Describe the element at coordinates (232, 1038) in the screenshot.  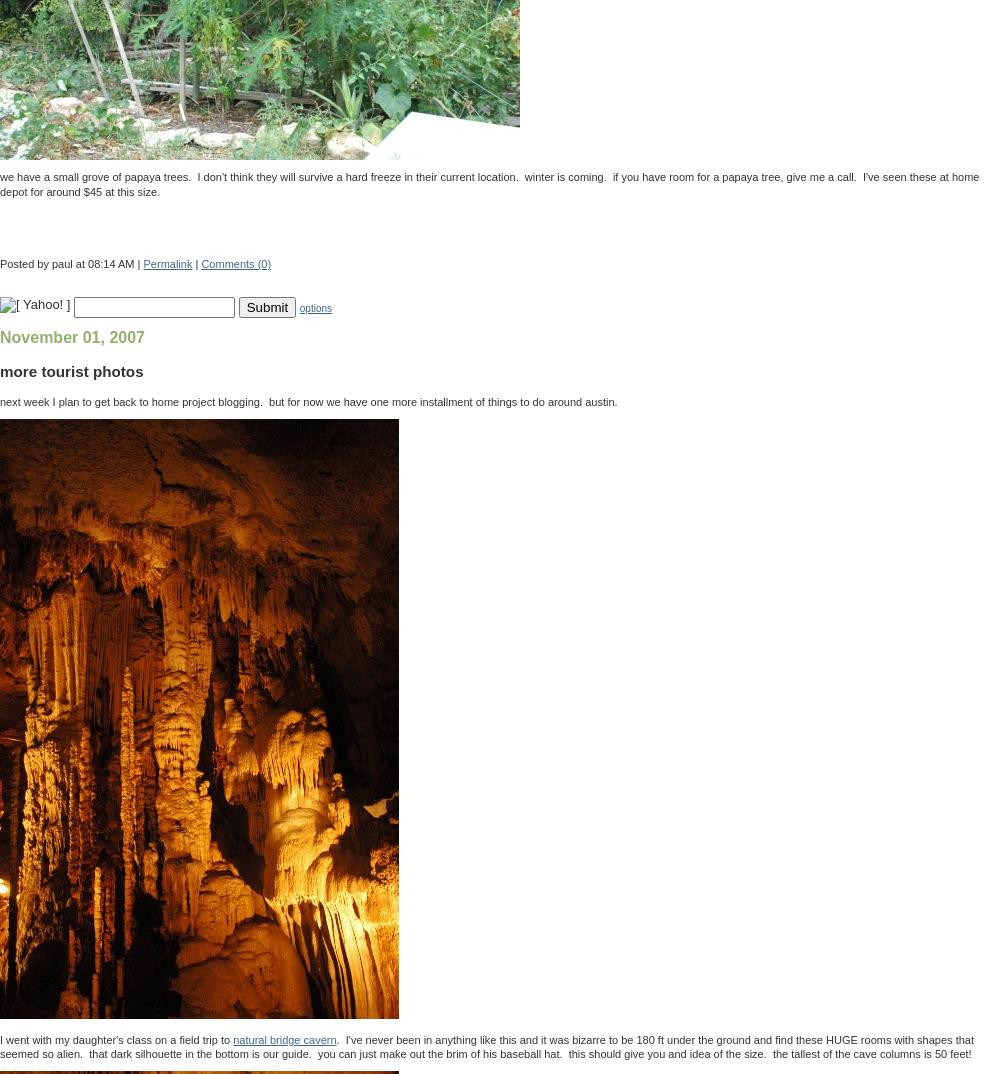
I see `'natural bridge cavern'` at that location.